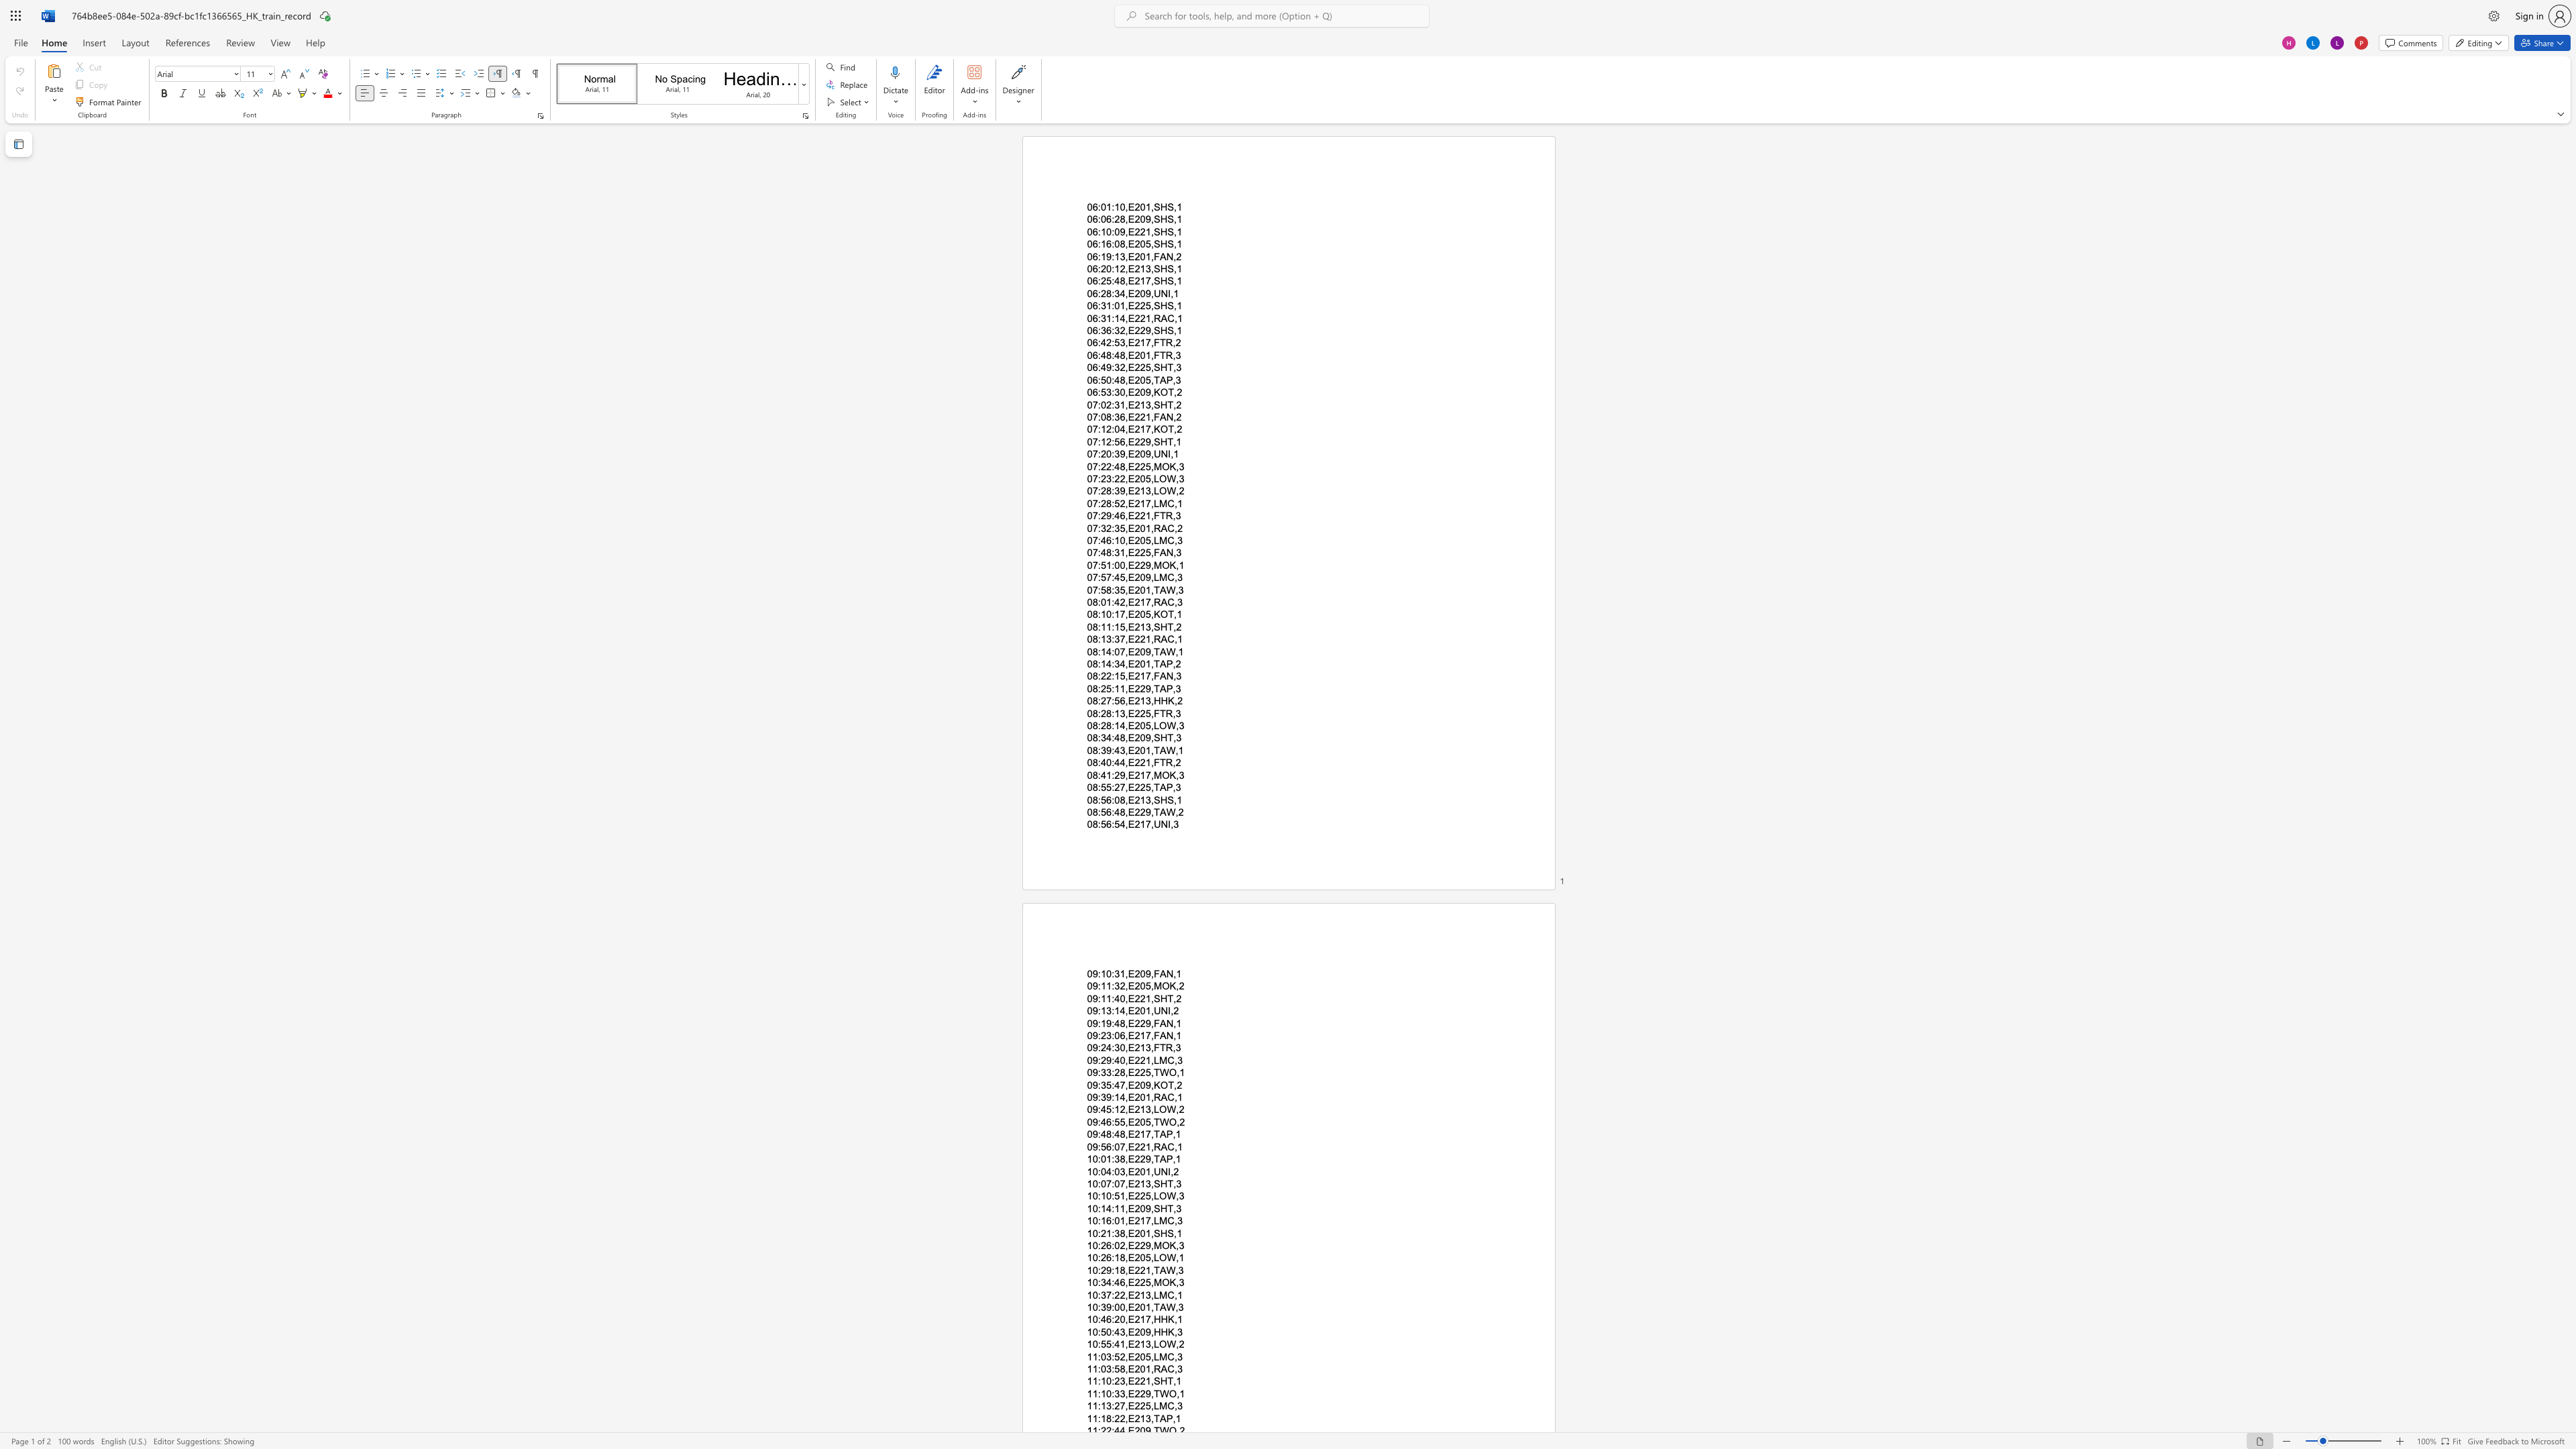 The width and height of the screenshot is (2576, 1449). Describe the element at coordinates (1149, 1405) in the screenshot. I see `the subset text ",L" within the text "11:13:27,E225,LMC,3"` at that location.